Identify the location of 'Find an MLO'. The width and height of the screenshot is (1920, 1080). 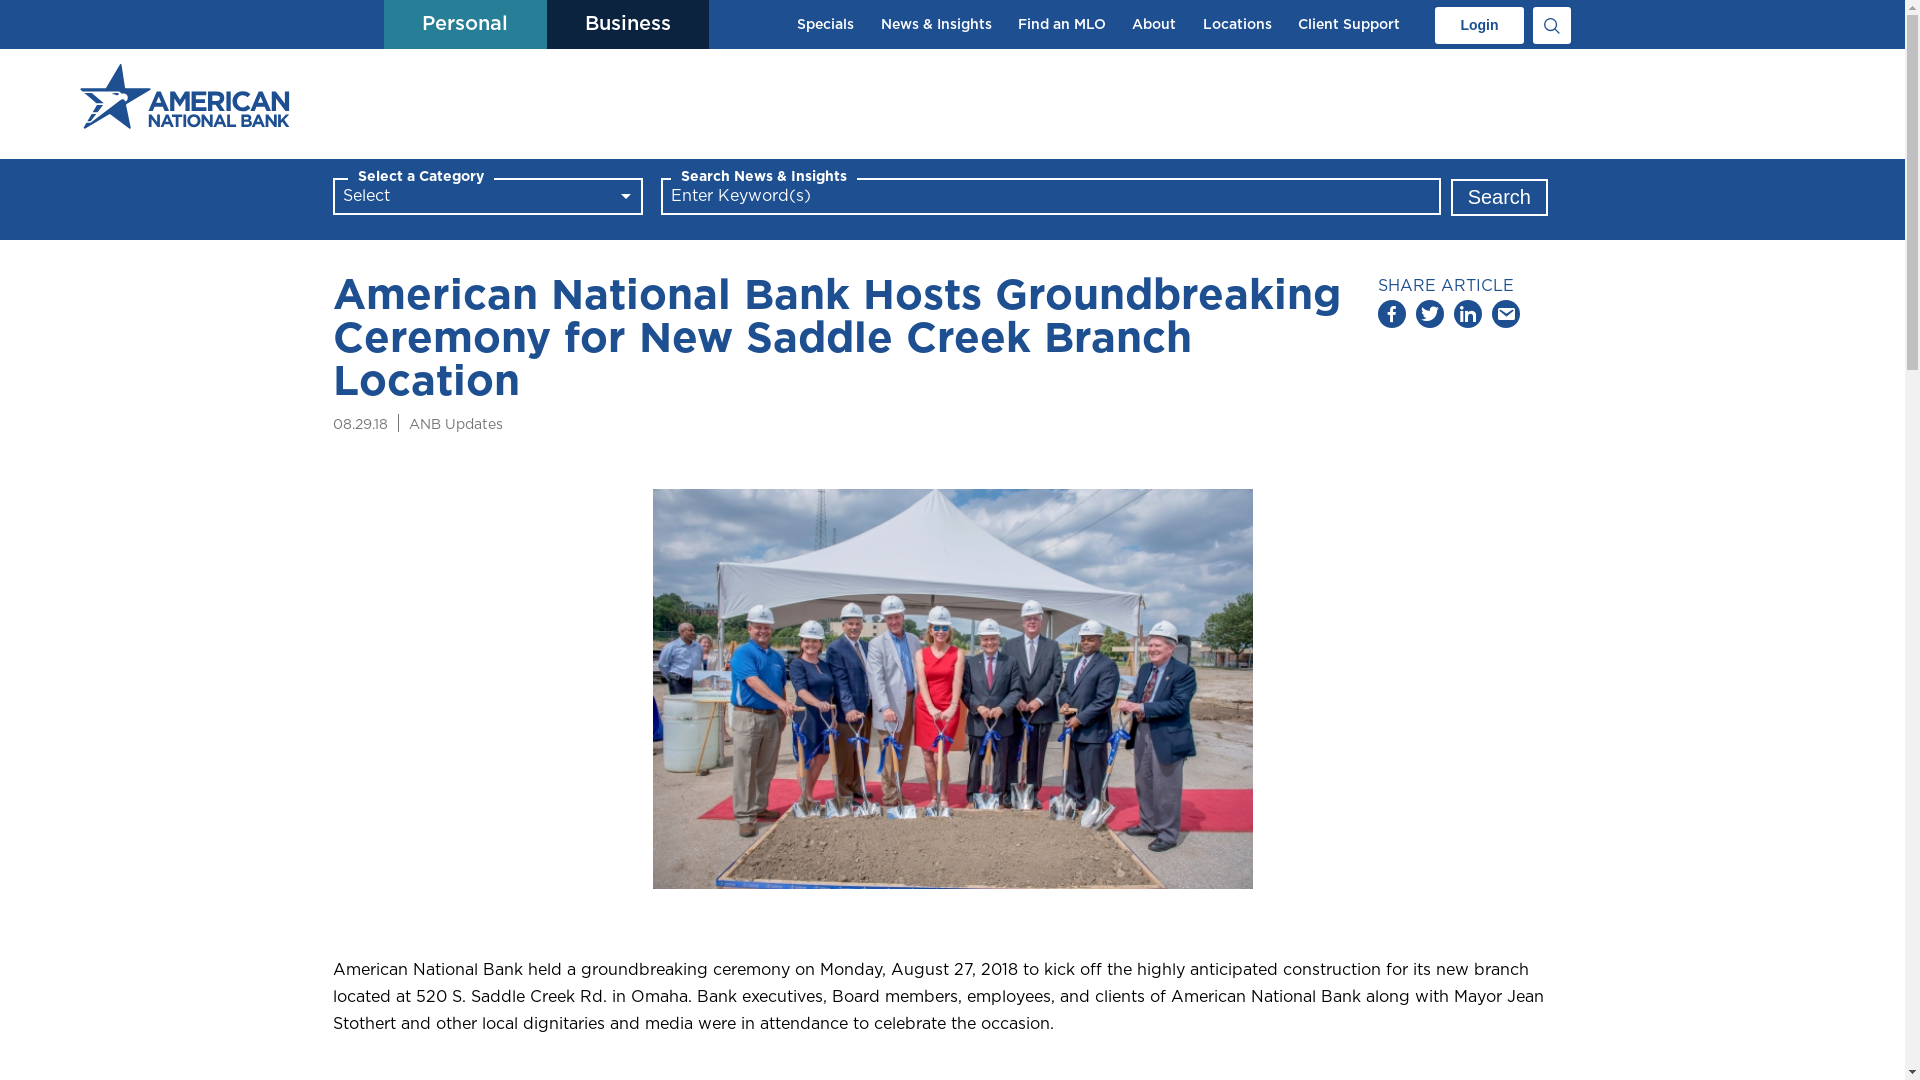
(1060, 23).